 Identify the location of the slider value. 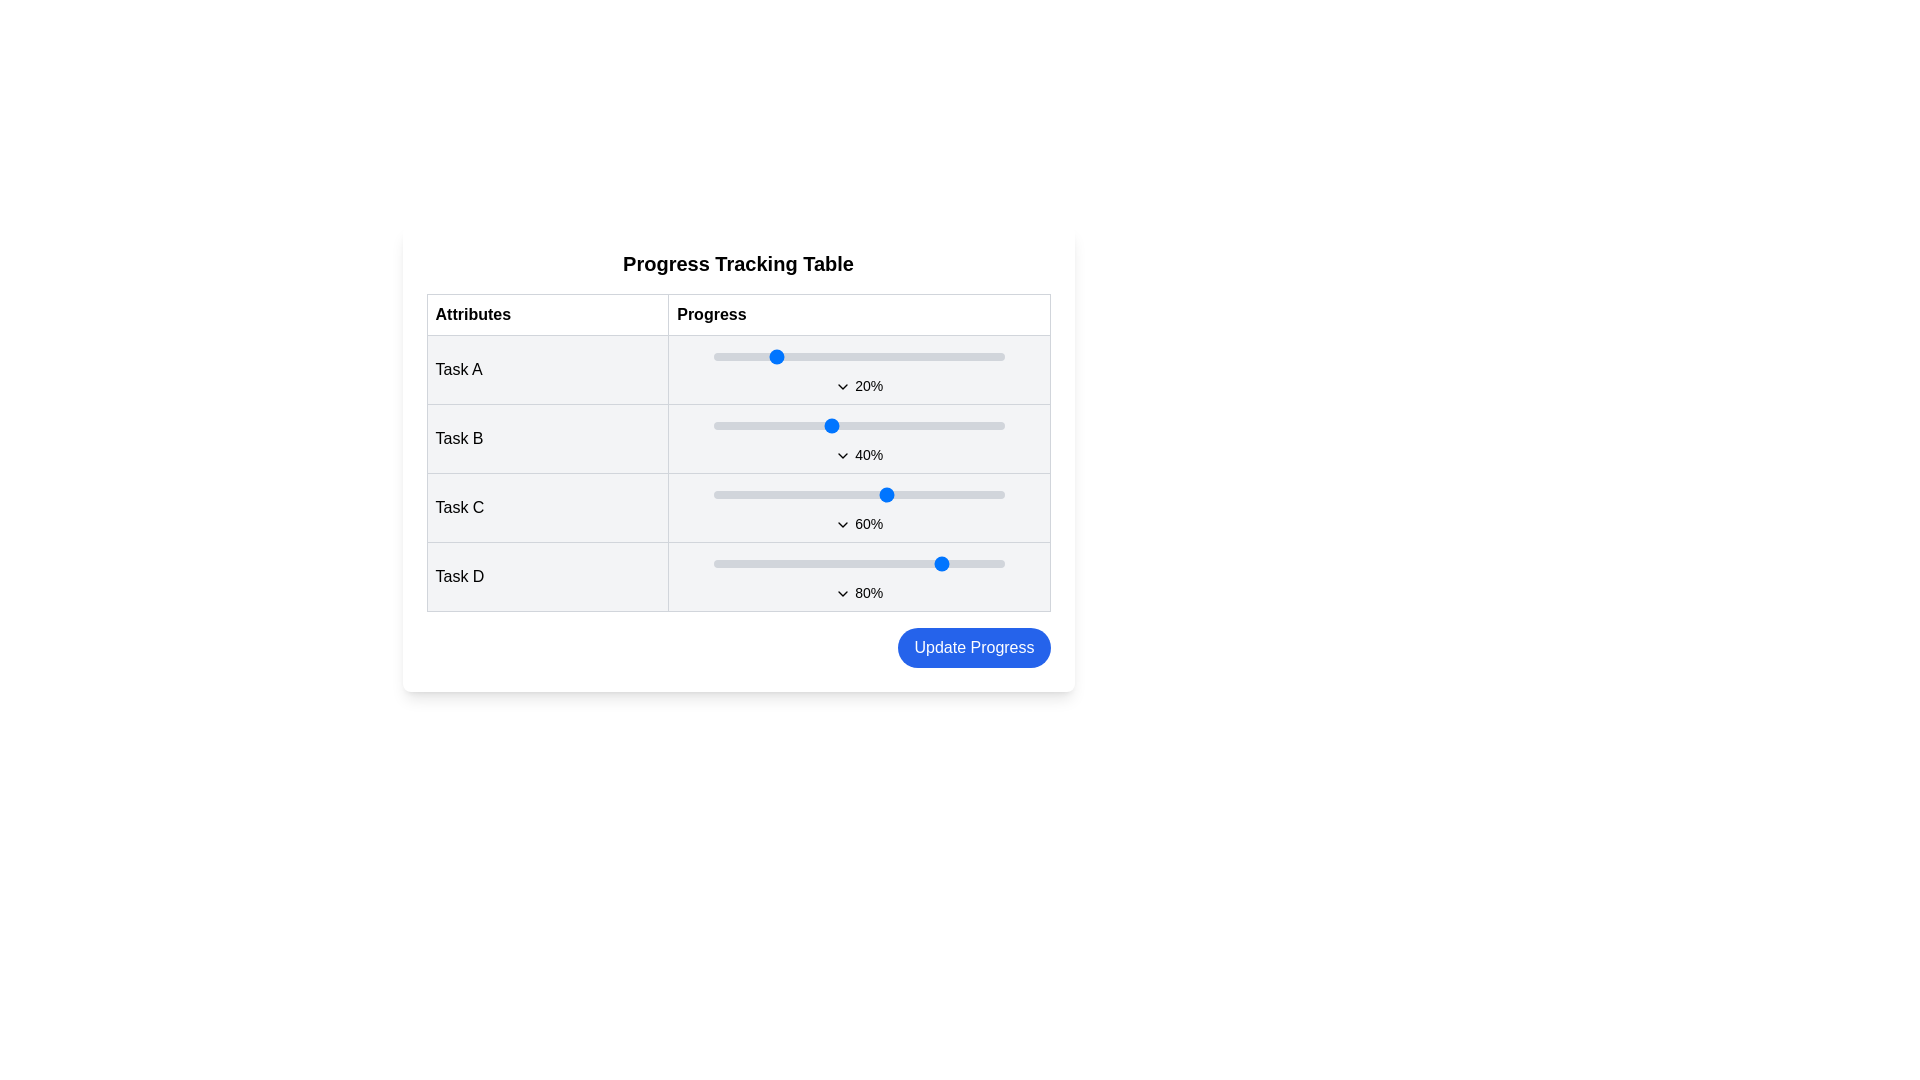
(969, 356).